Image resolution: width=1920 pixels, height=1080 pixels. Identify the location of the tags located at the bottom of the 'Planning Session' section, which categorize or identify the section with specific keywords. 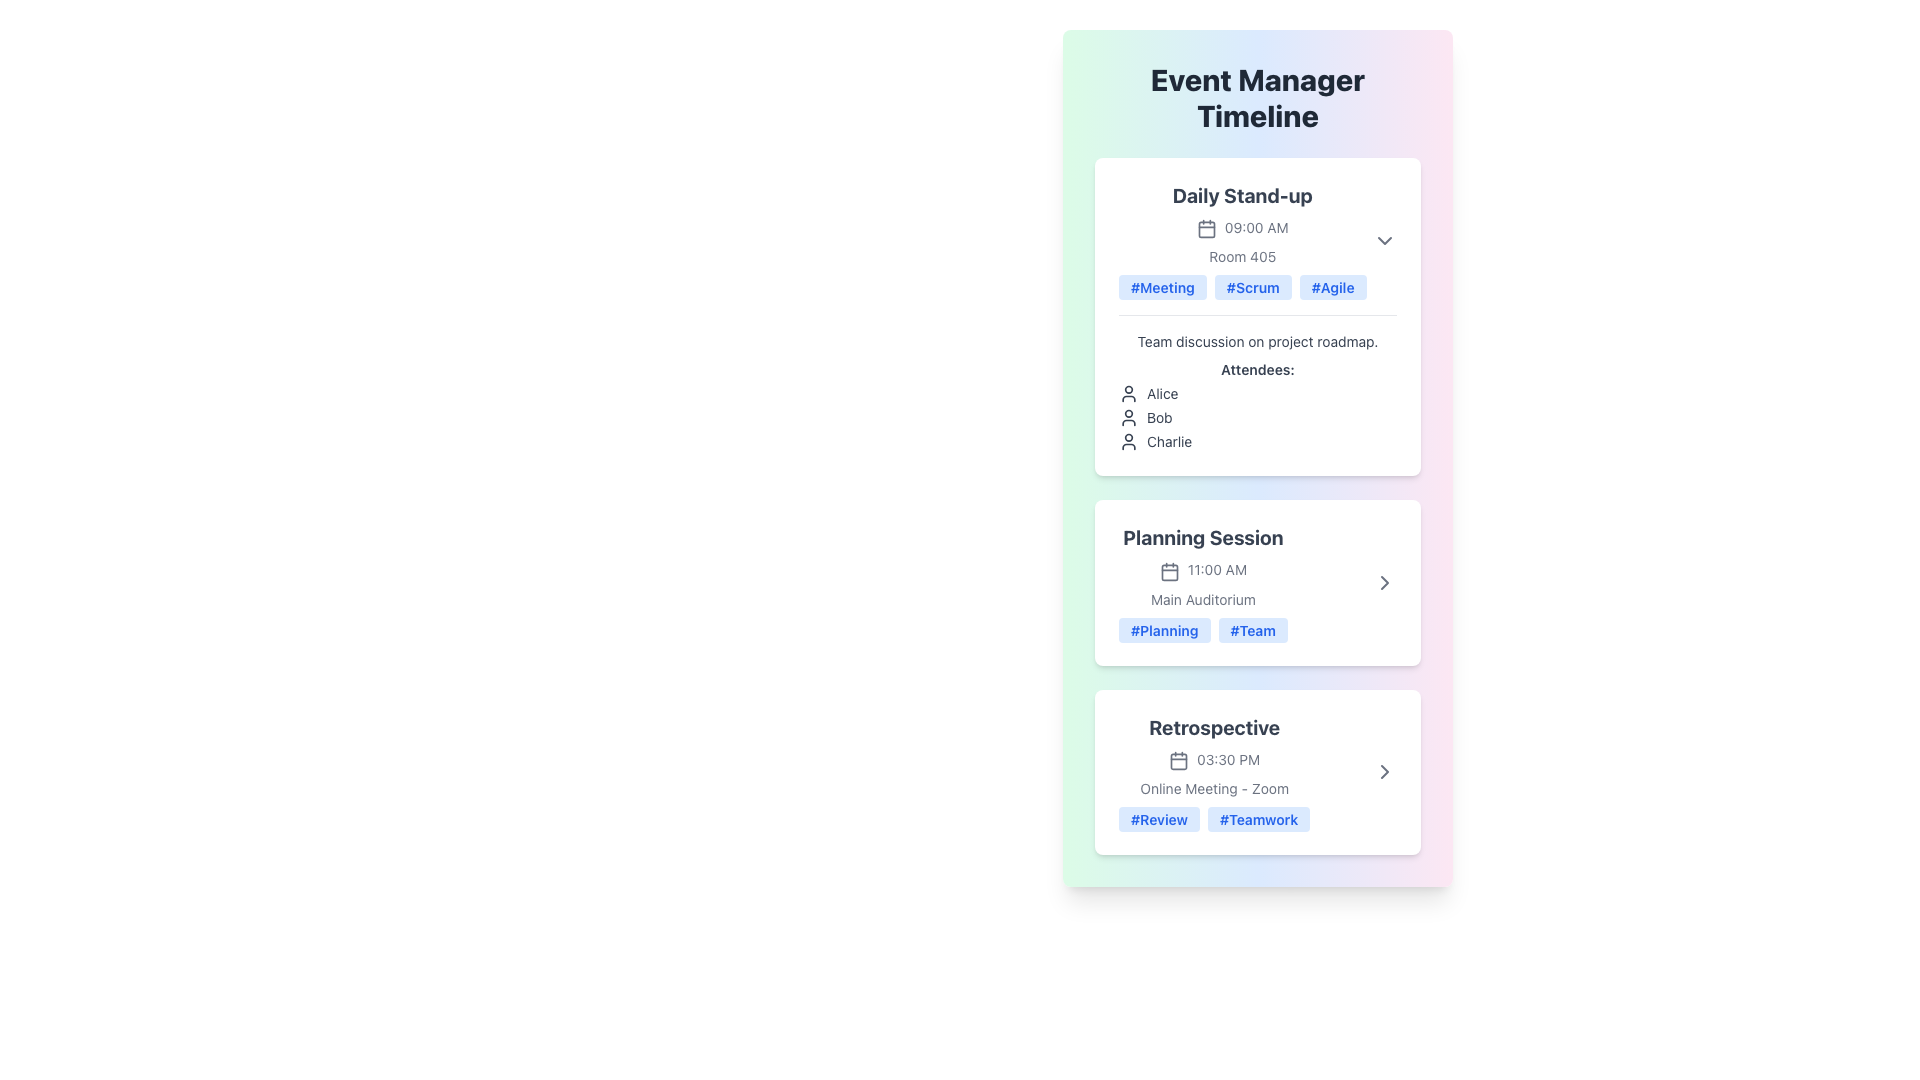
(1202, 628).